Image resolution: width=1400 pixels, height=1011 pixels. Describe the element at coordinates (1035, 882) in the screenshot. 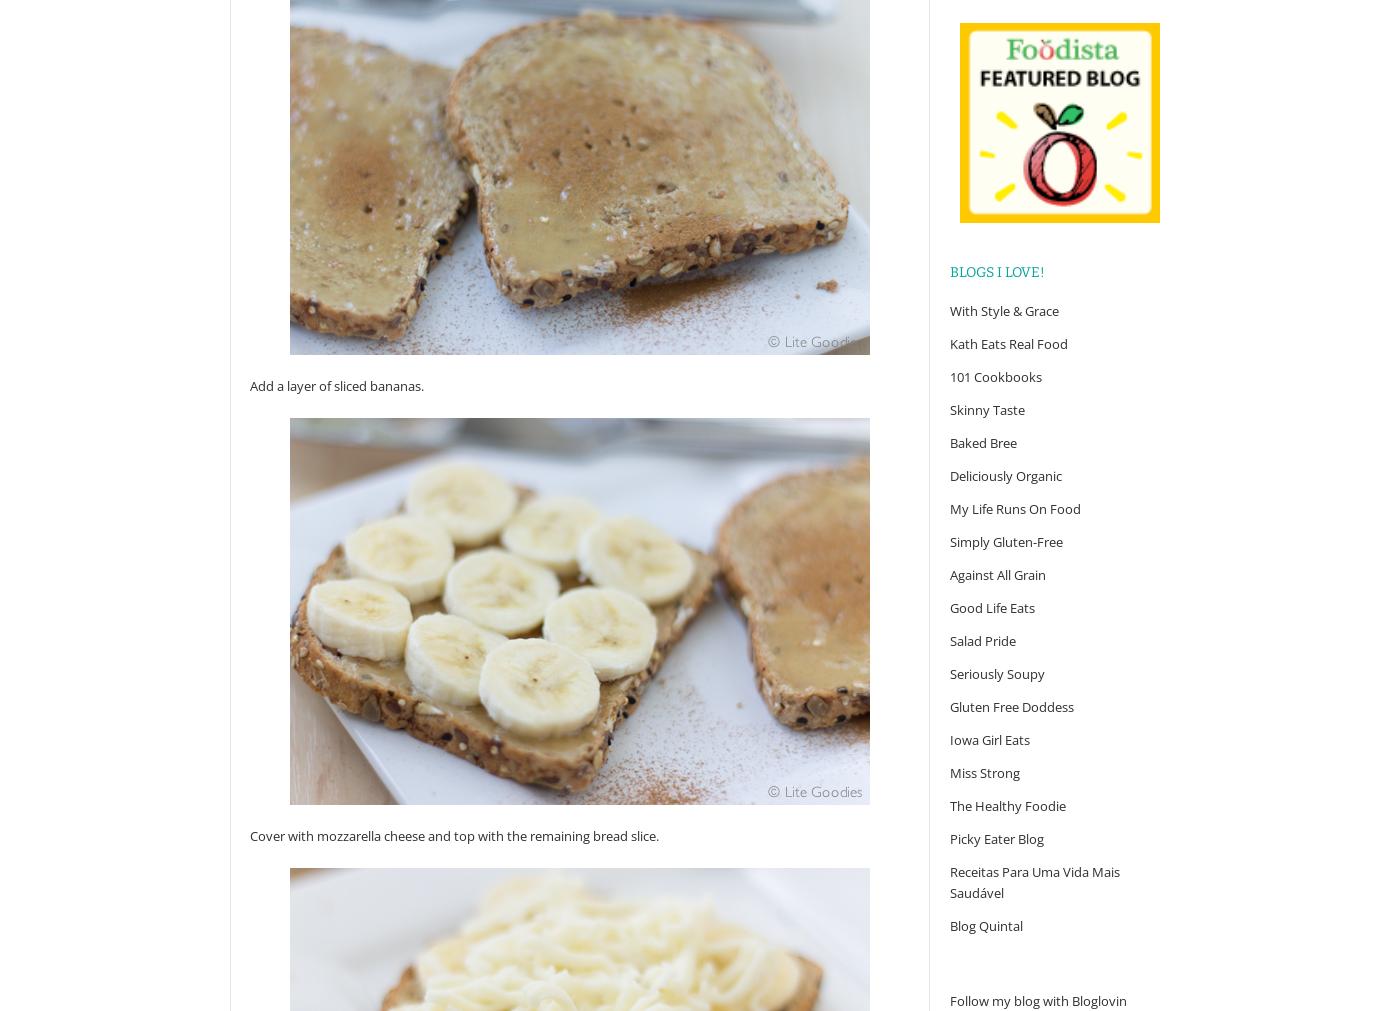

I see `'Receitas Para Uma Vida Mais Saudável'` at that location.